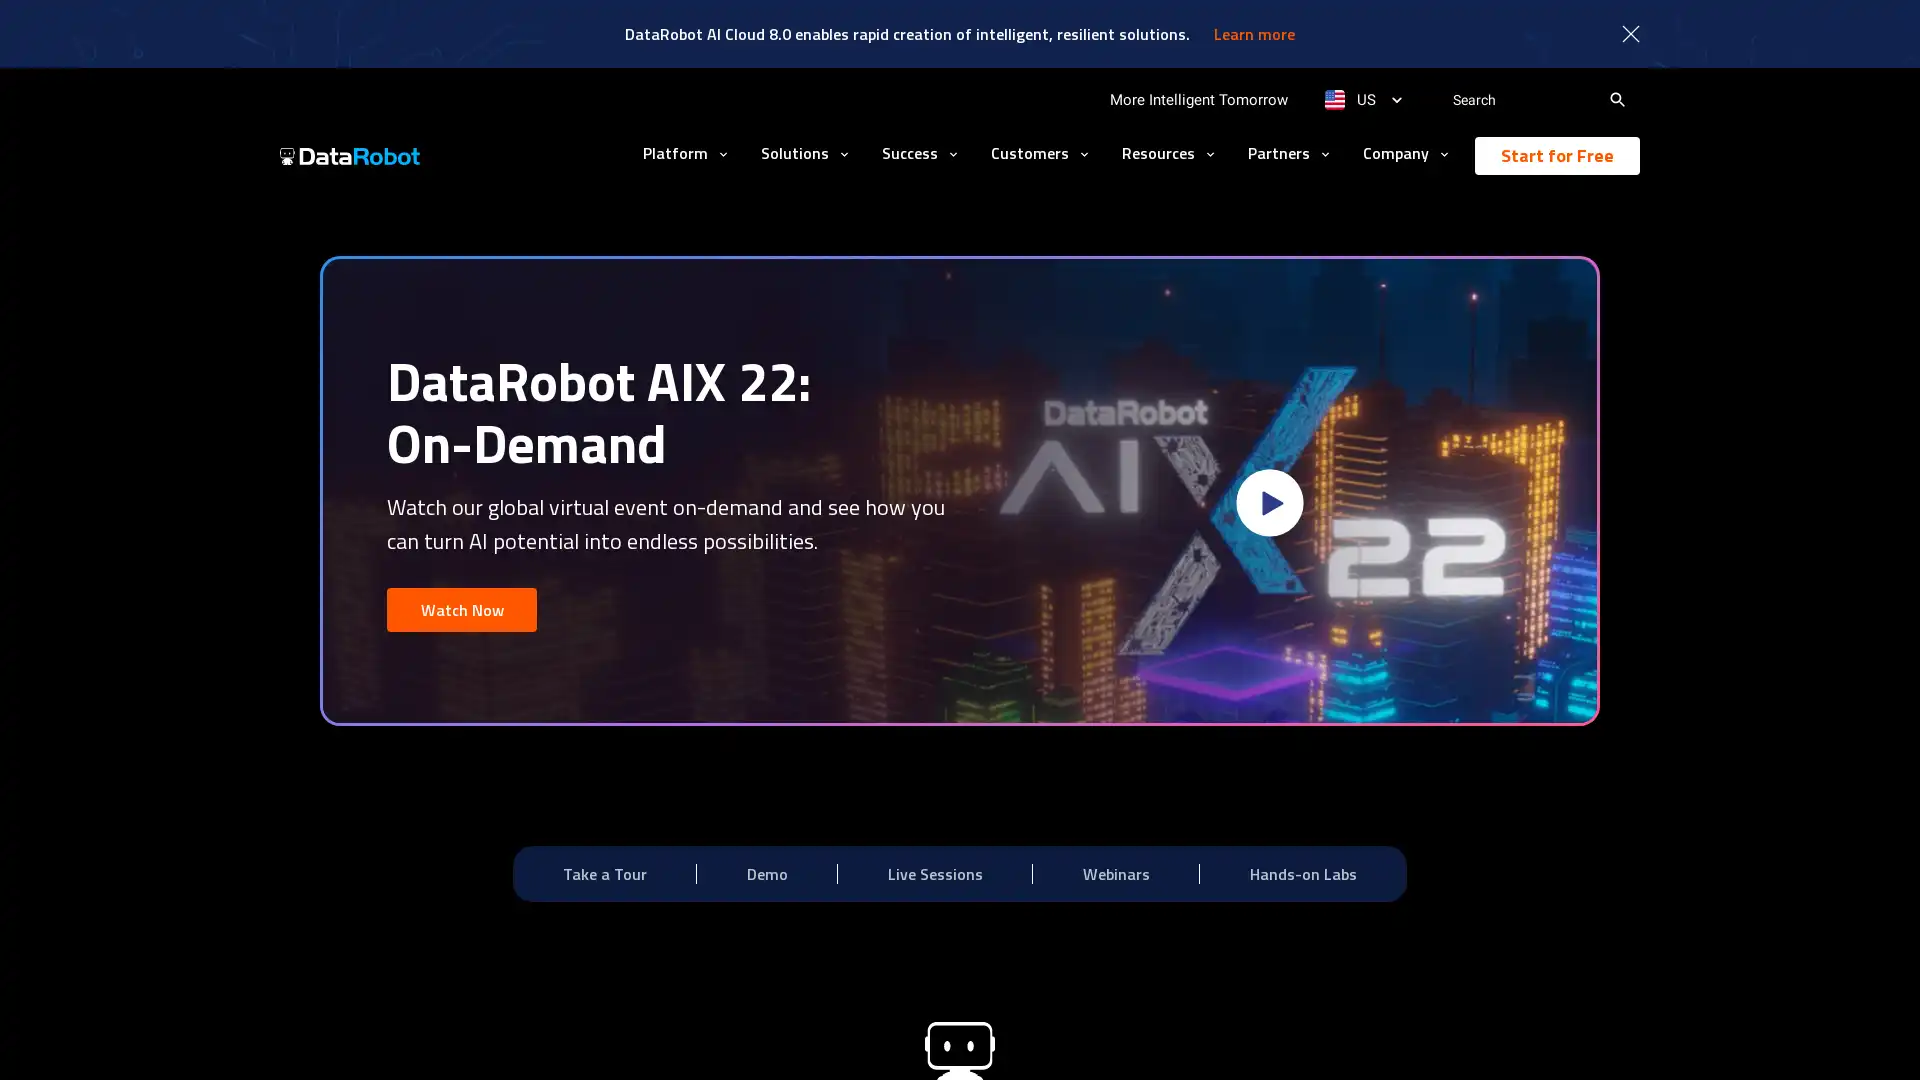 The image size is (1920, 1080). What do you see at coordinates (1362, 100) in the screenshot?
I see `US` at bounding box center [1362, 100].